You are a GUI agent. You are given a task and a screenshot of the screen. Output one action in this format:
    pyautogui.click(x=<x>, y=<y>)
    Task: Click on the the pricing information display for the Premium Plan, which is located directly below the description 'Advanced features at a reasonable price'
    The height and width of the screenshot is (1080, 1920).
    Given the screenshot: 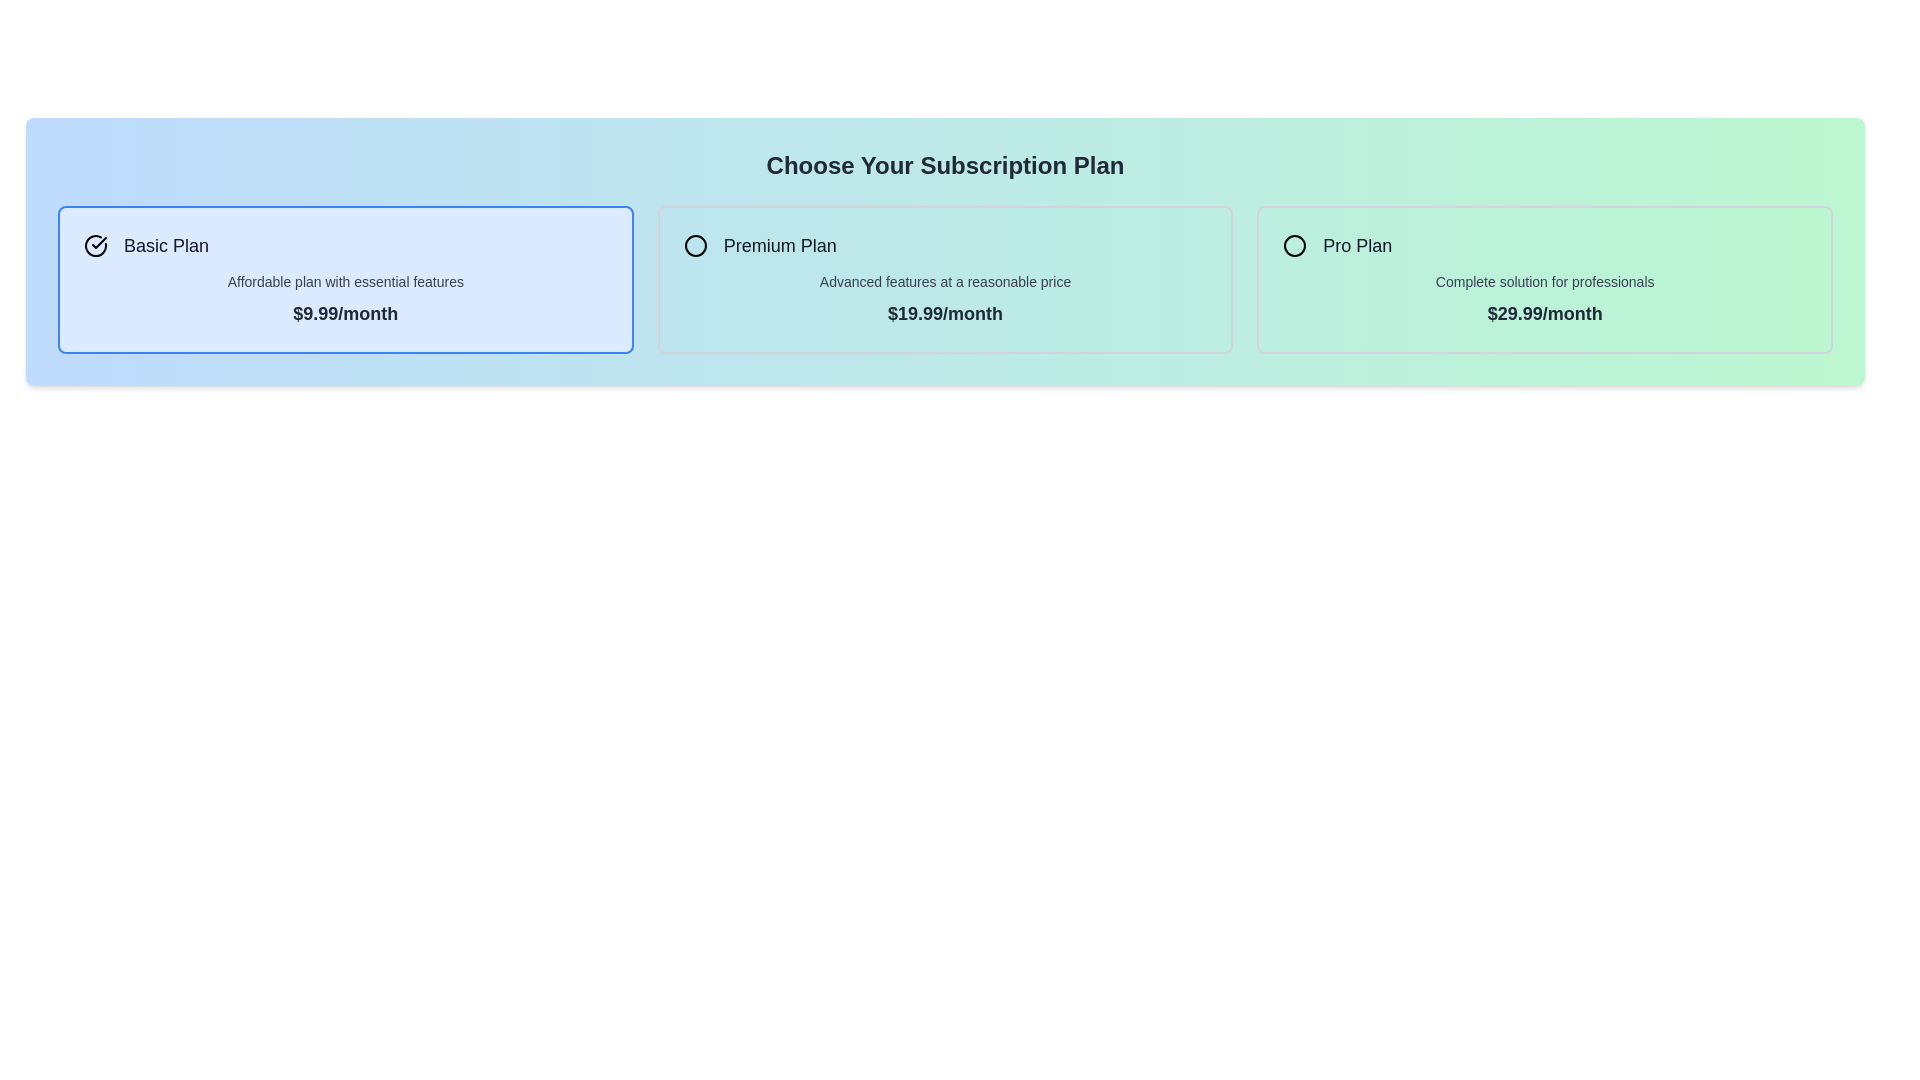 What is the action you would take?
    pyautogui.click(x=944, y=313)
    